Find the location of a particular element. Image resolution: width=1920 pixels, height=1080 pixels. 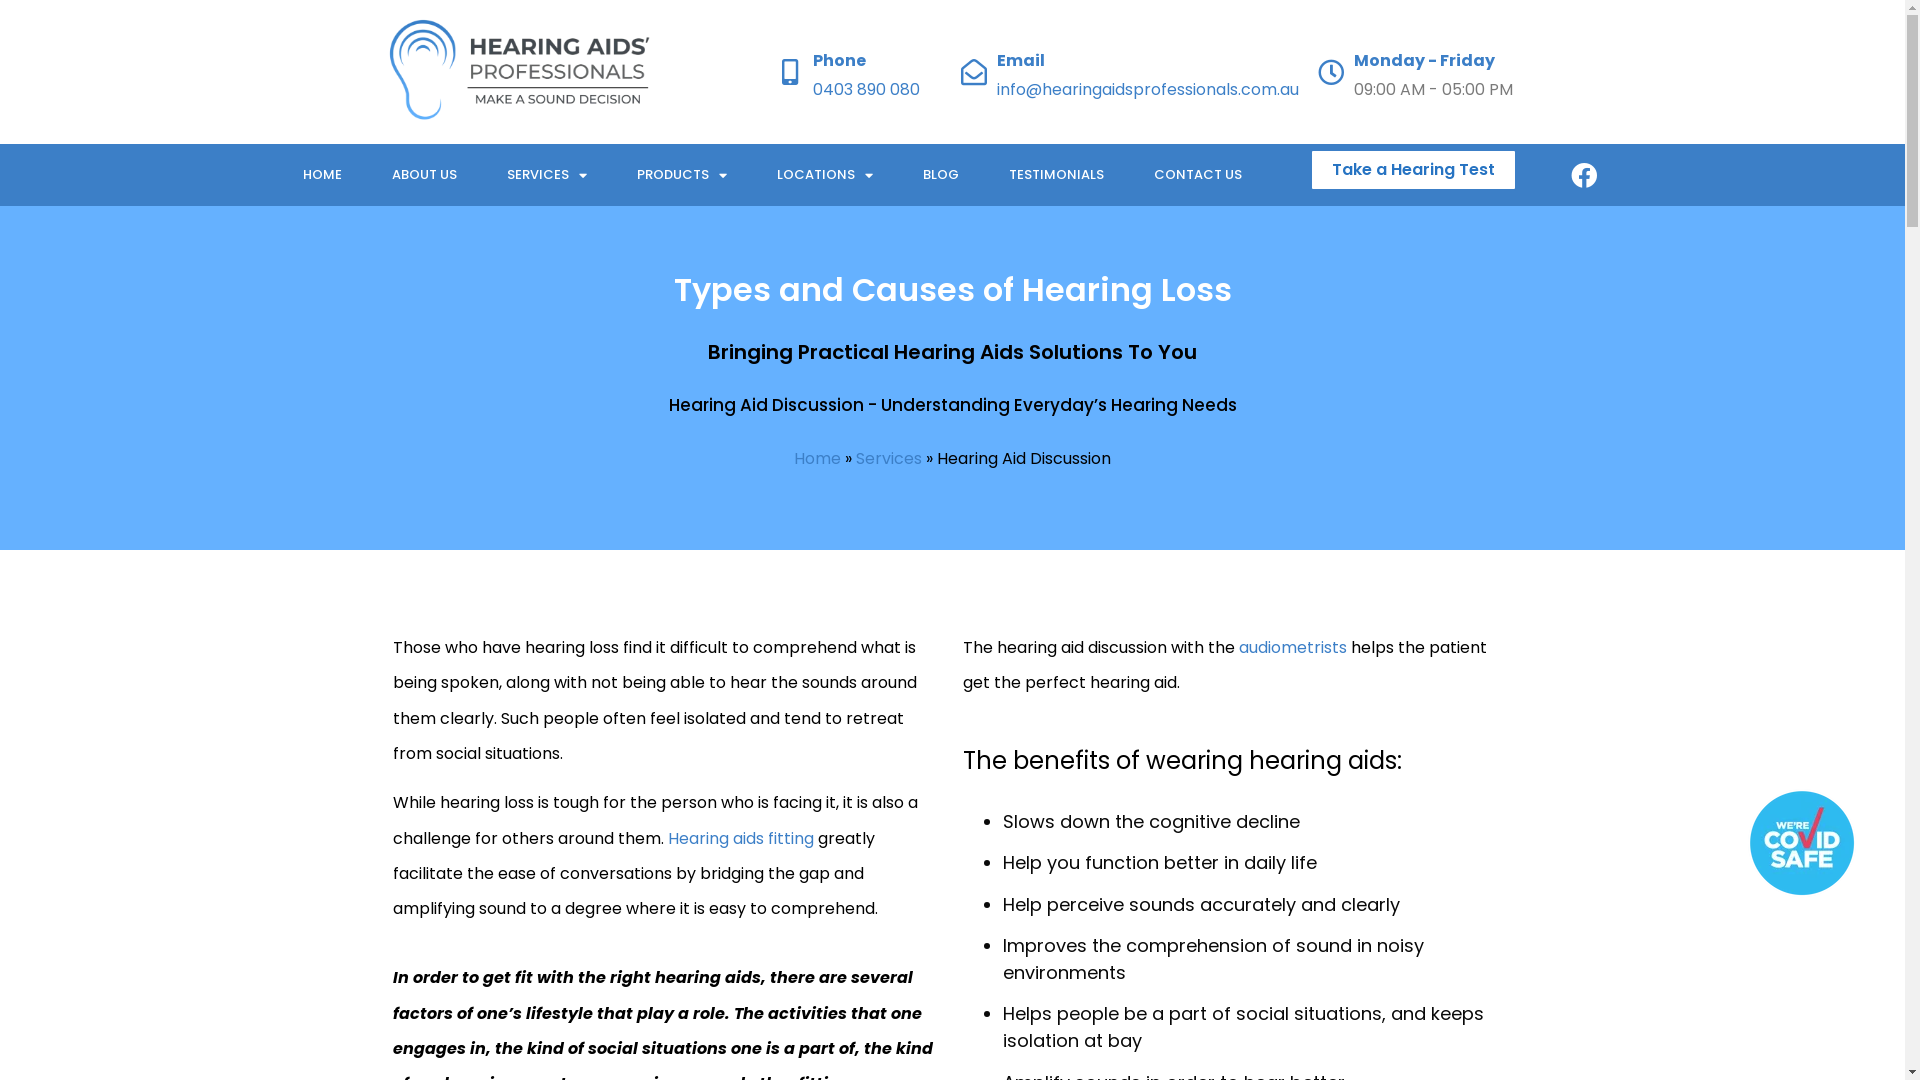

'audiometrists' is located at coordinates (1237, 647).